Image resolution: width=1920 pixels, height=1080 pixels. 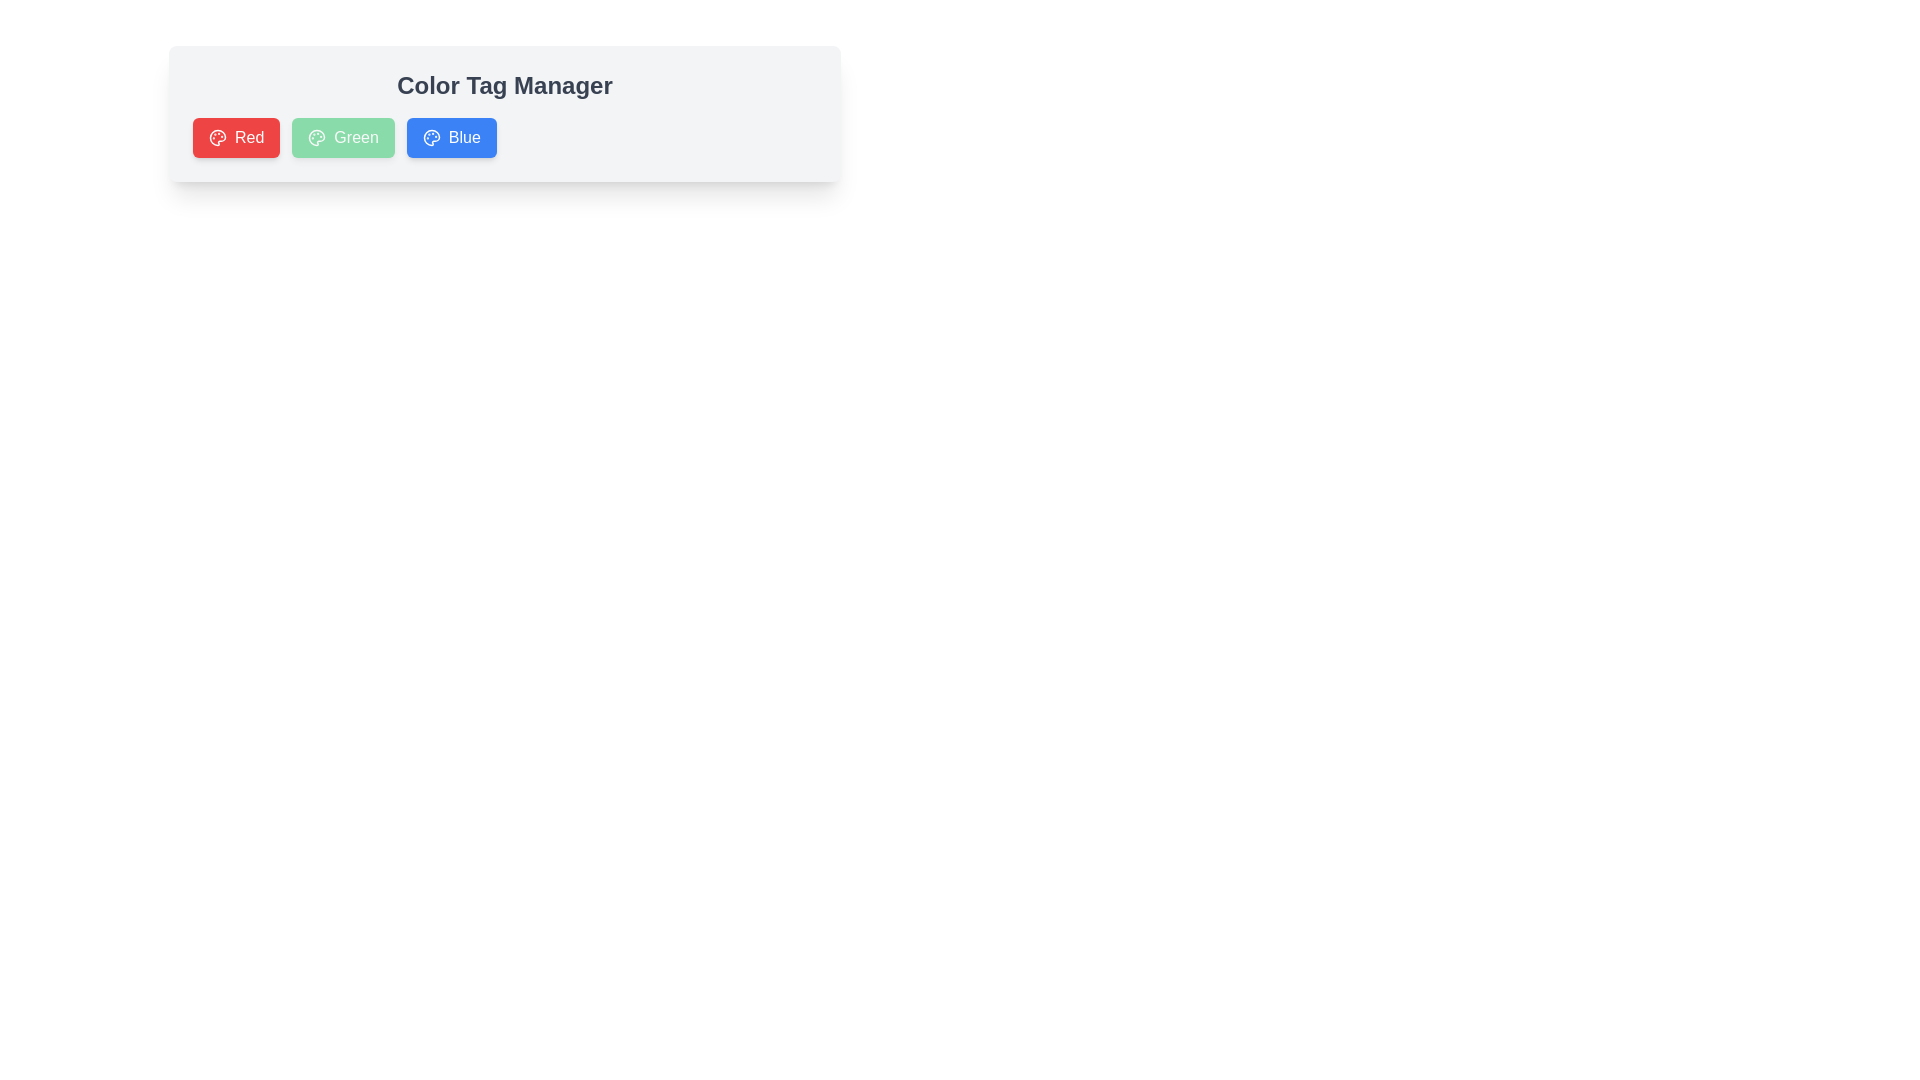 What do you see at coordinates (342, 137) in the screenshot?
I see `the button labeled Green to observe its hover effect` at bounding box center [342, 137].